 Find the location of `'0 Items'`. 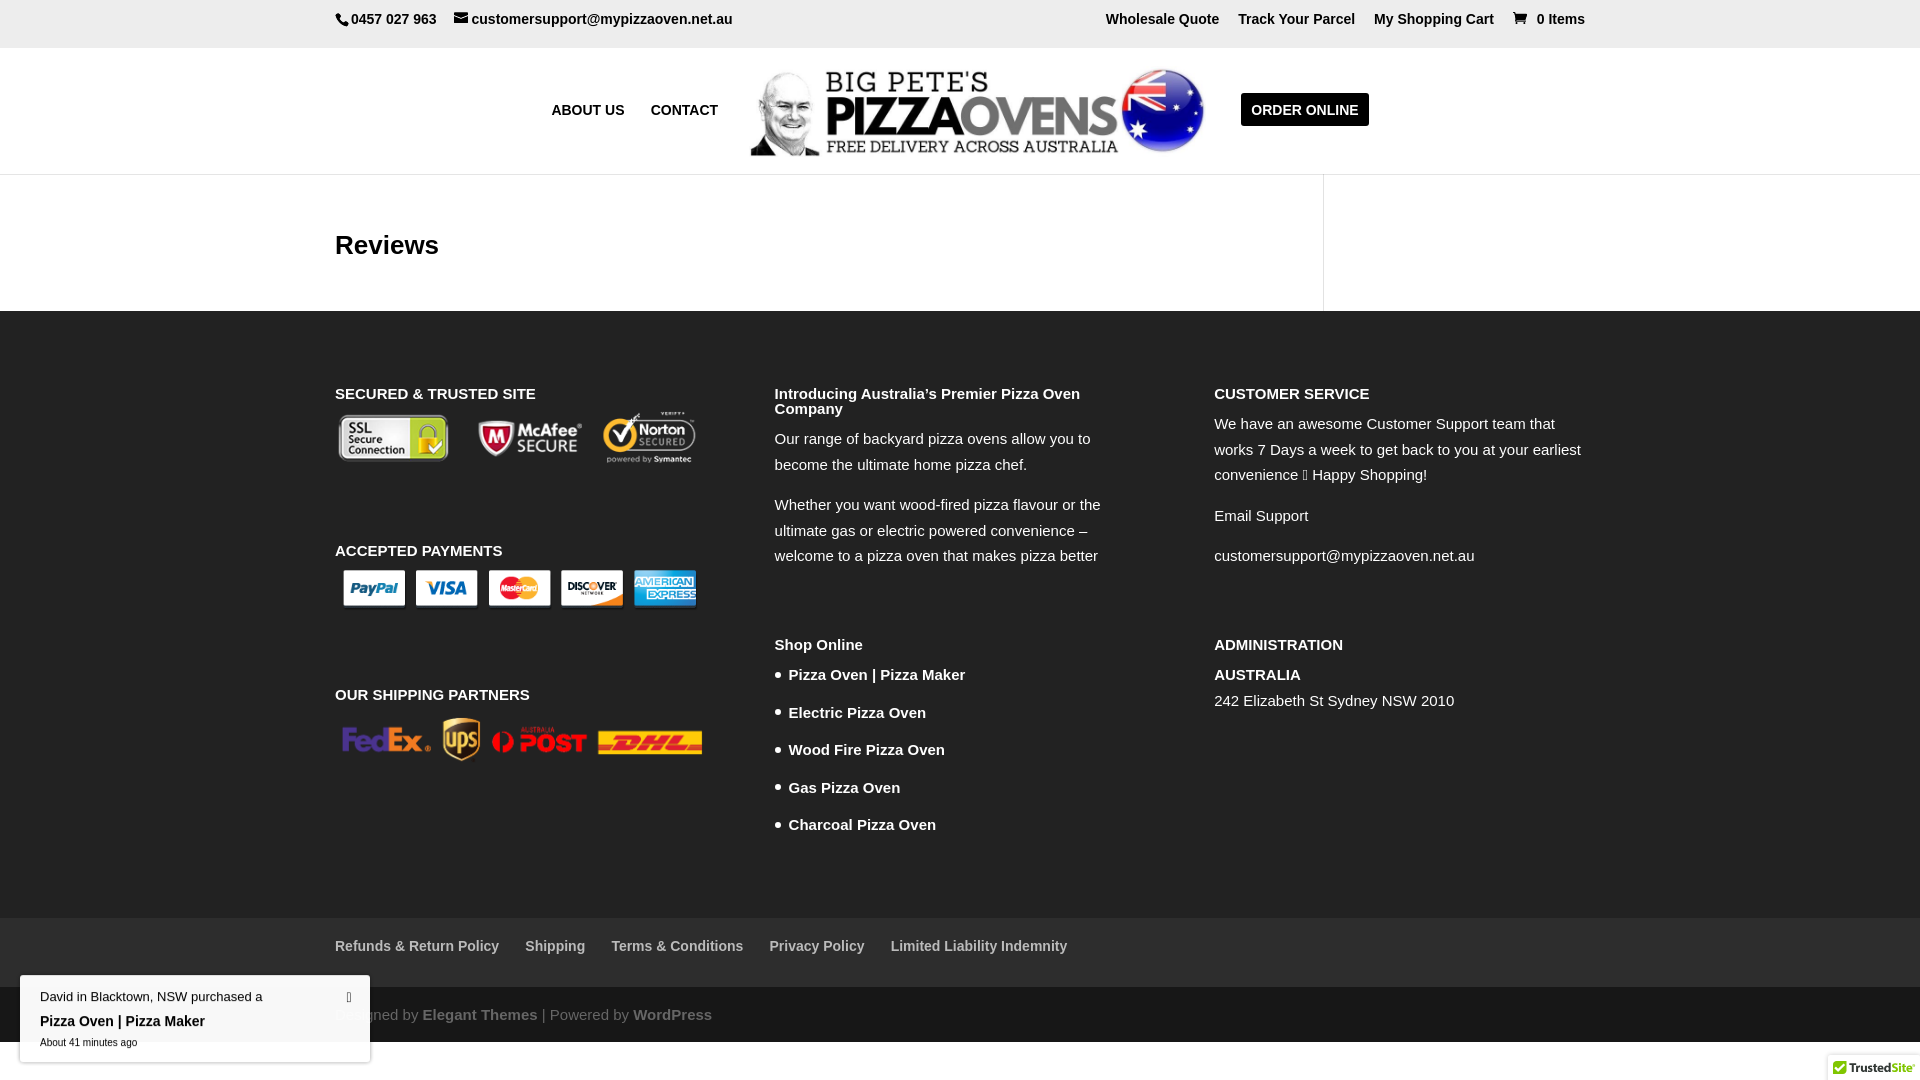

'0 Items' is located at coordinates (1545, 18).